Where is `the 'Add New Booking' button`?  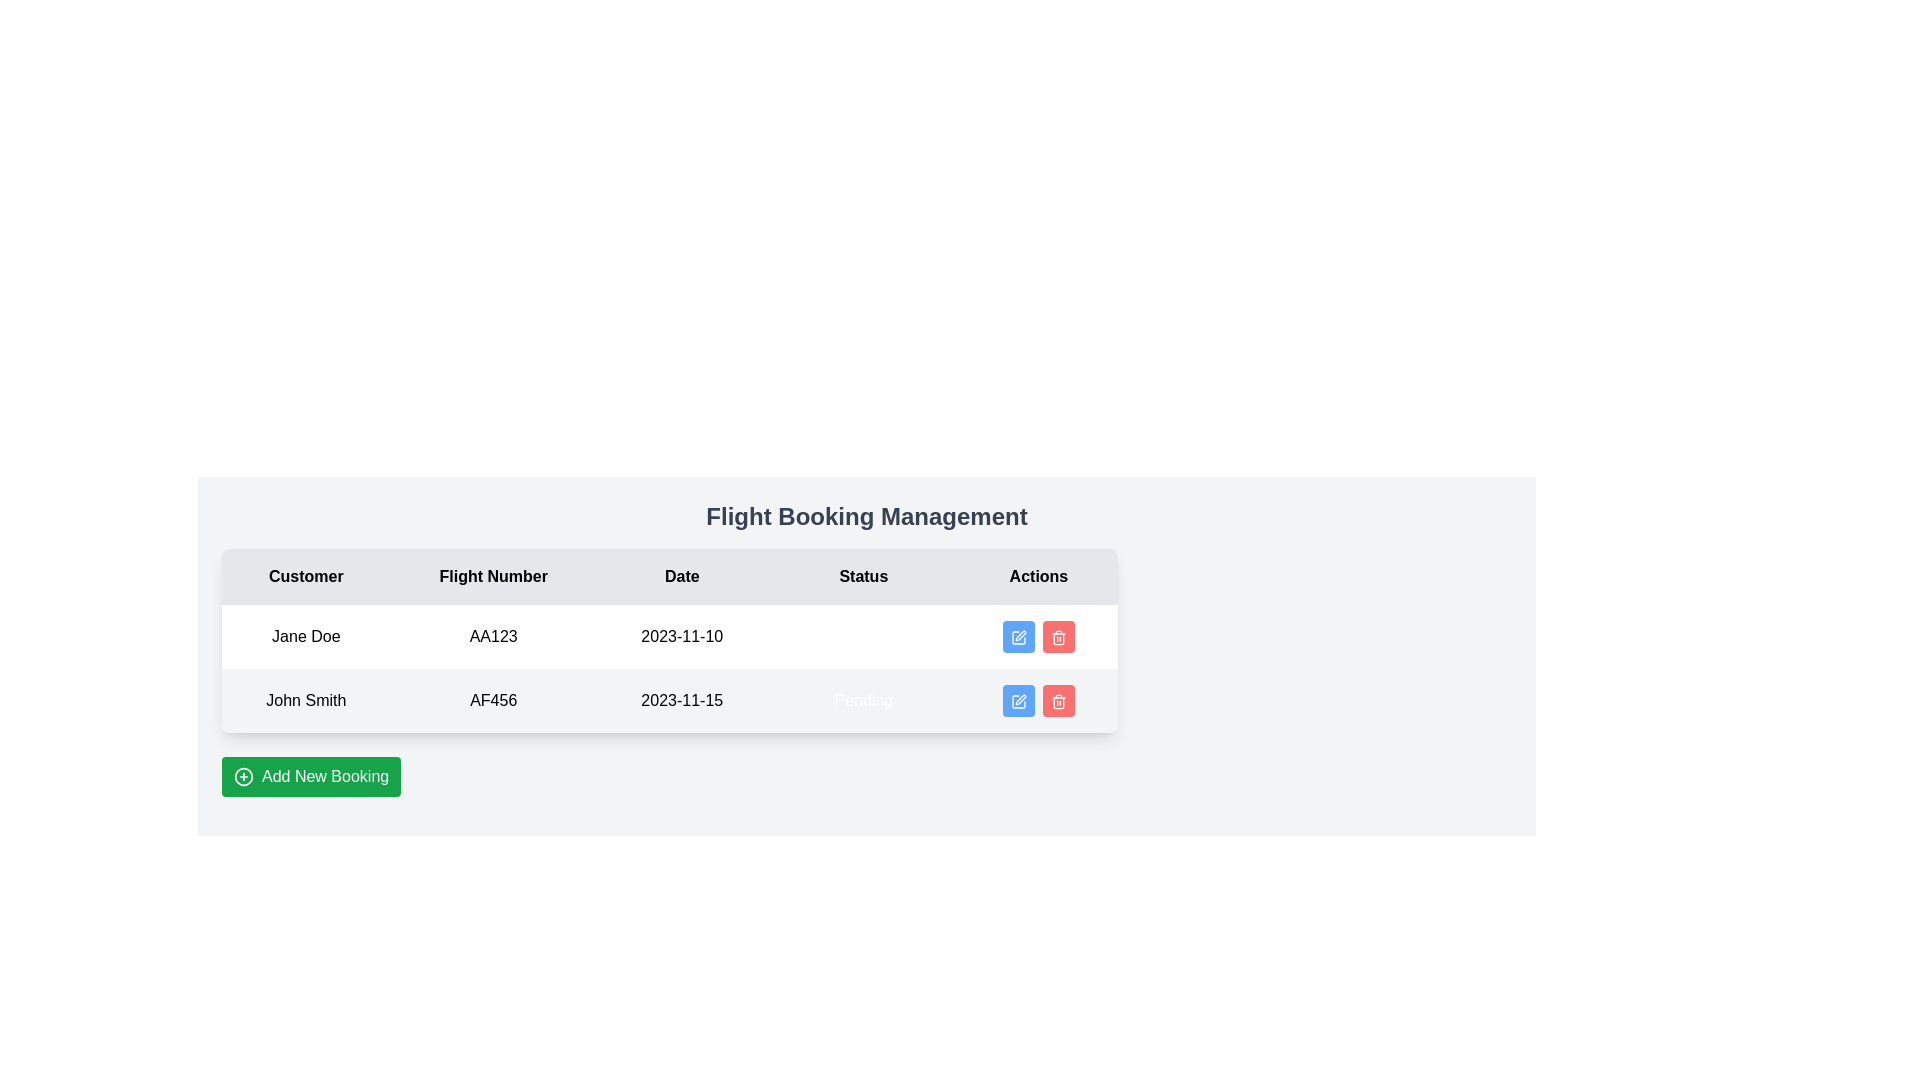 the 'Add New Booking' button is located at coordinates (310, 775).